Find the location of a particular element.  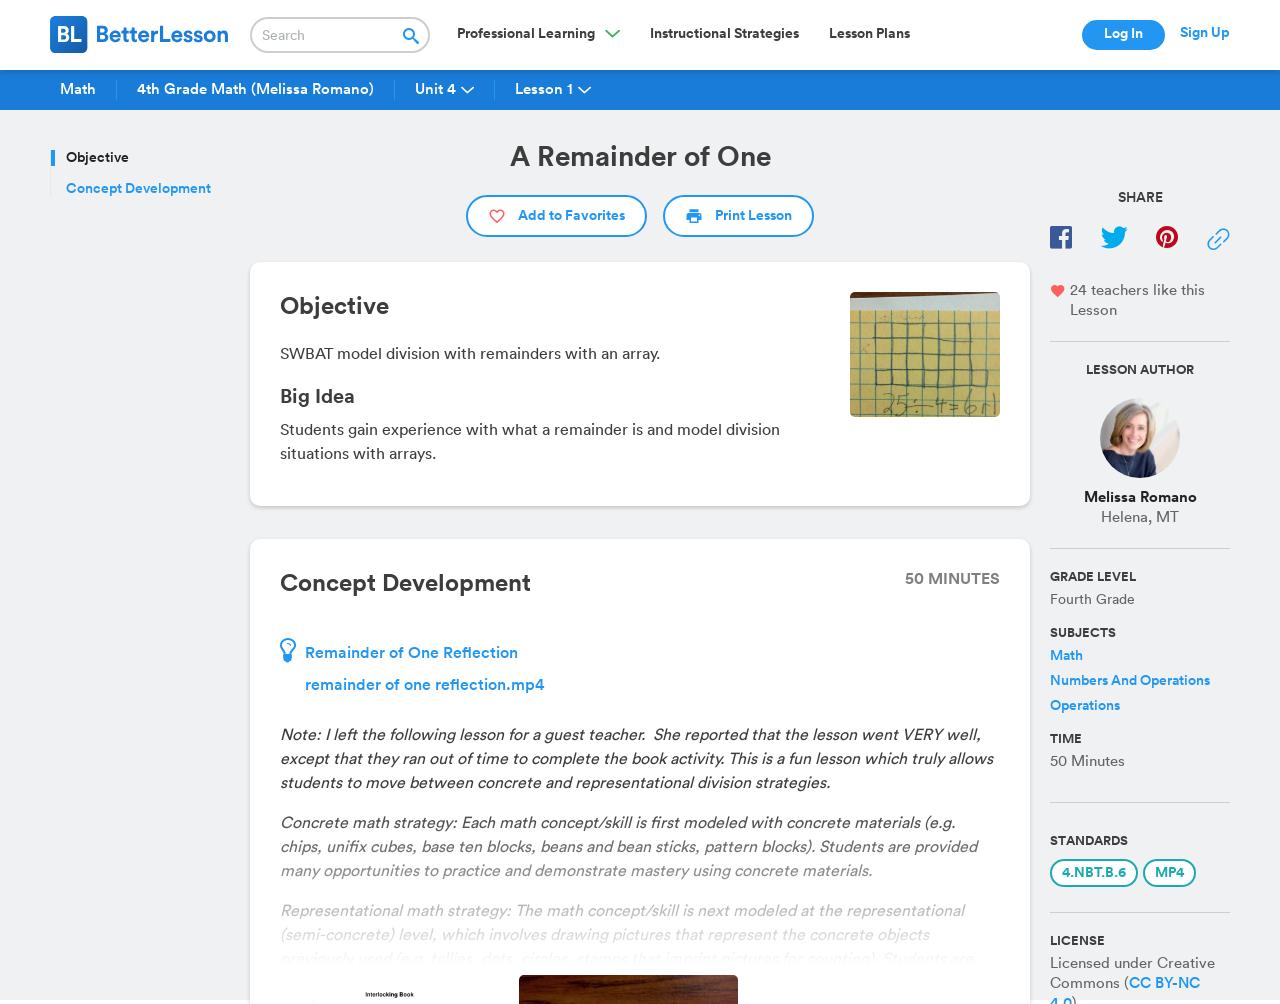

'Numbers and Operations' is located at coordinates (1129, 680).